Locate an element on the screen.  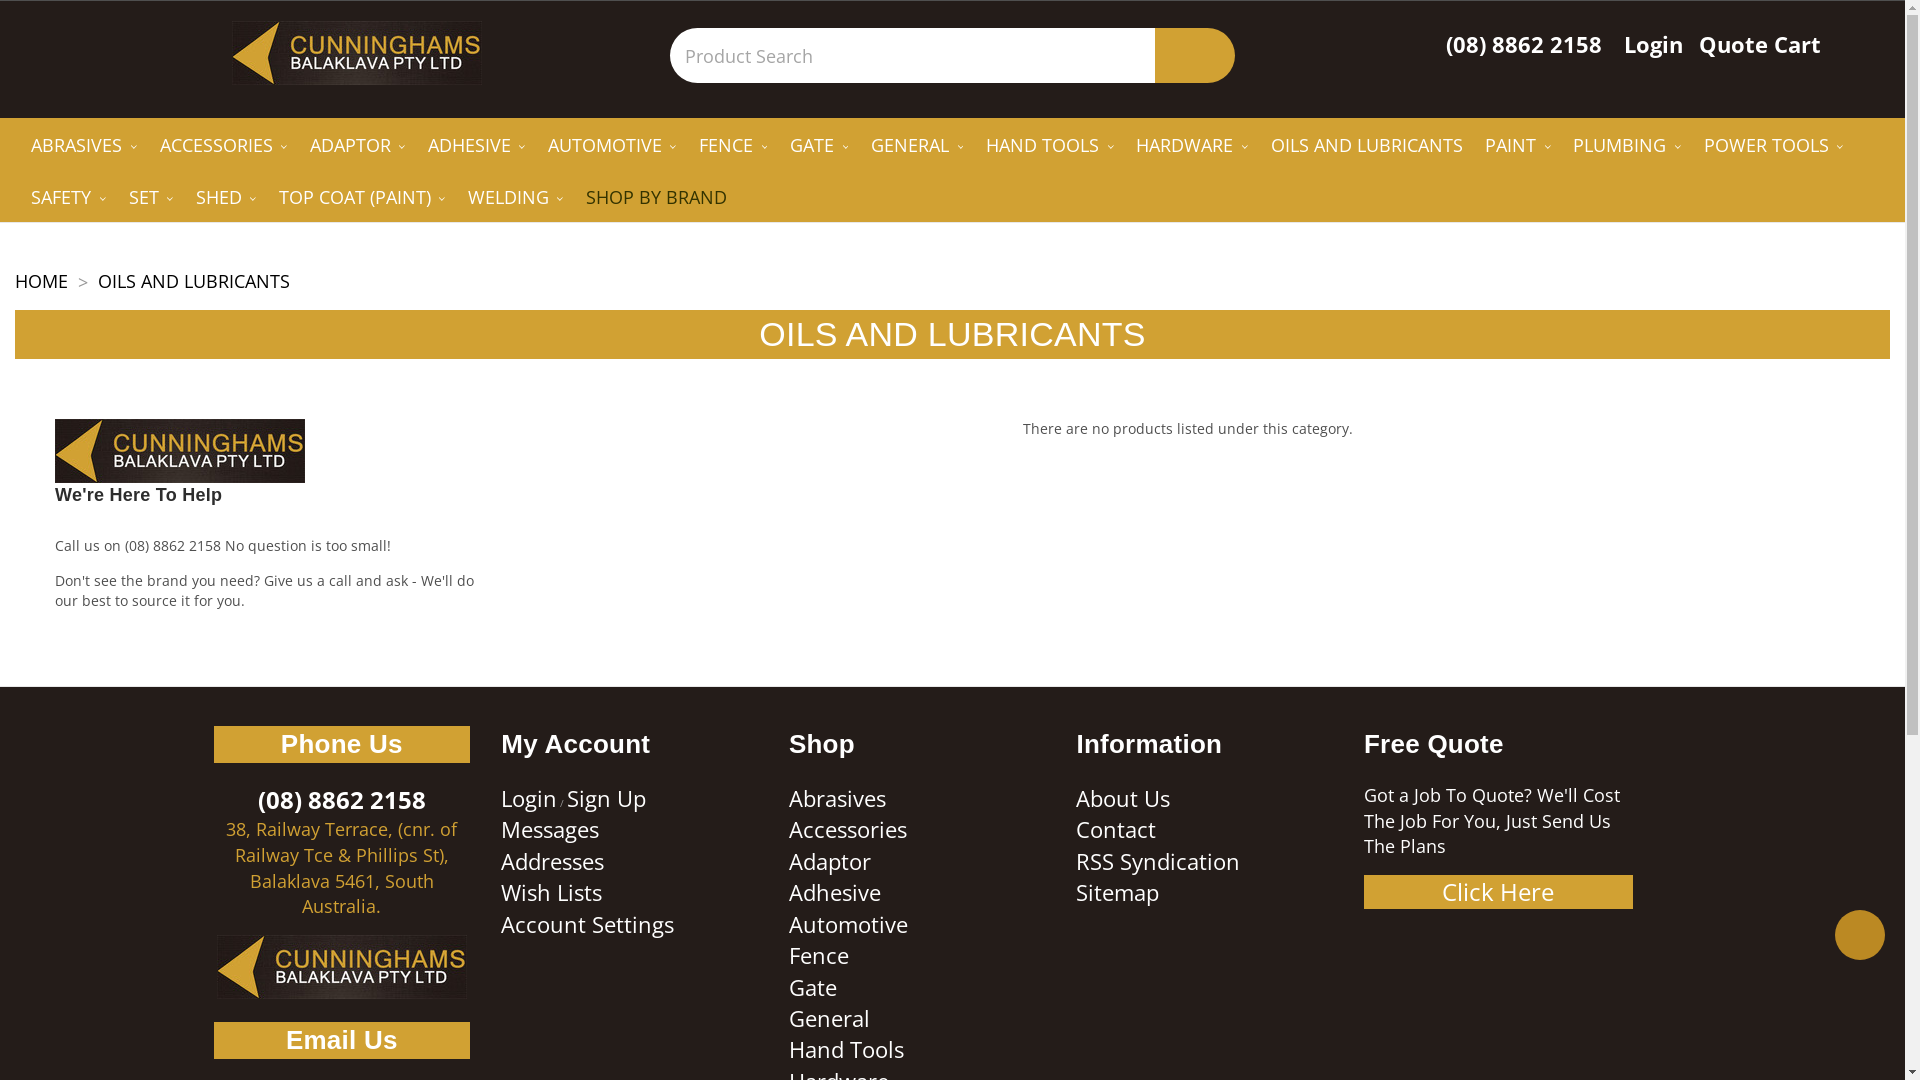
'GATE' is located at coordinates (777, 146).